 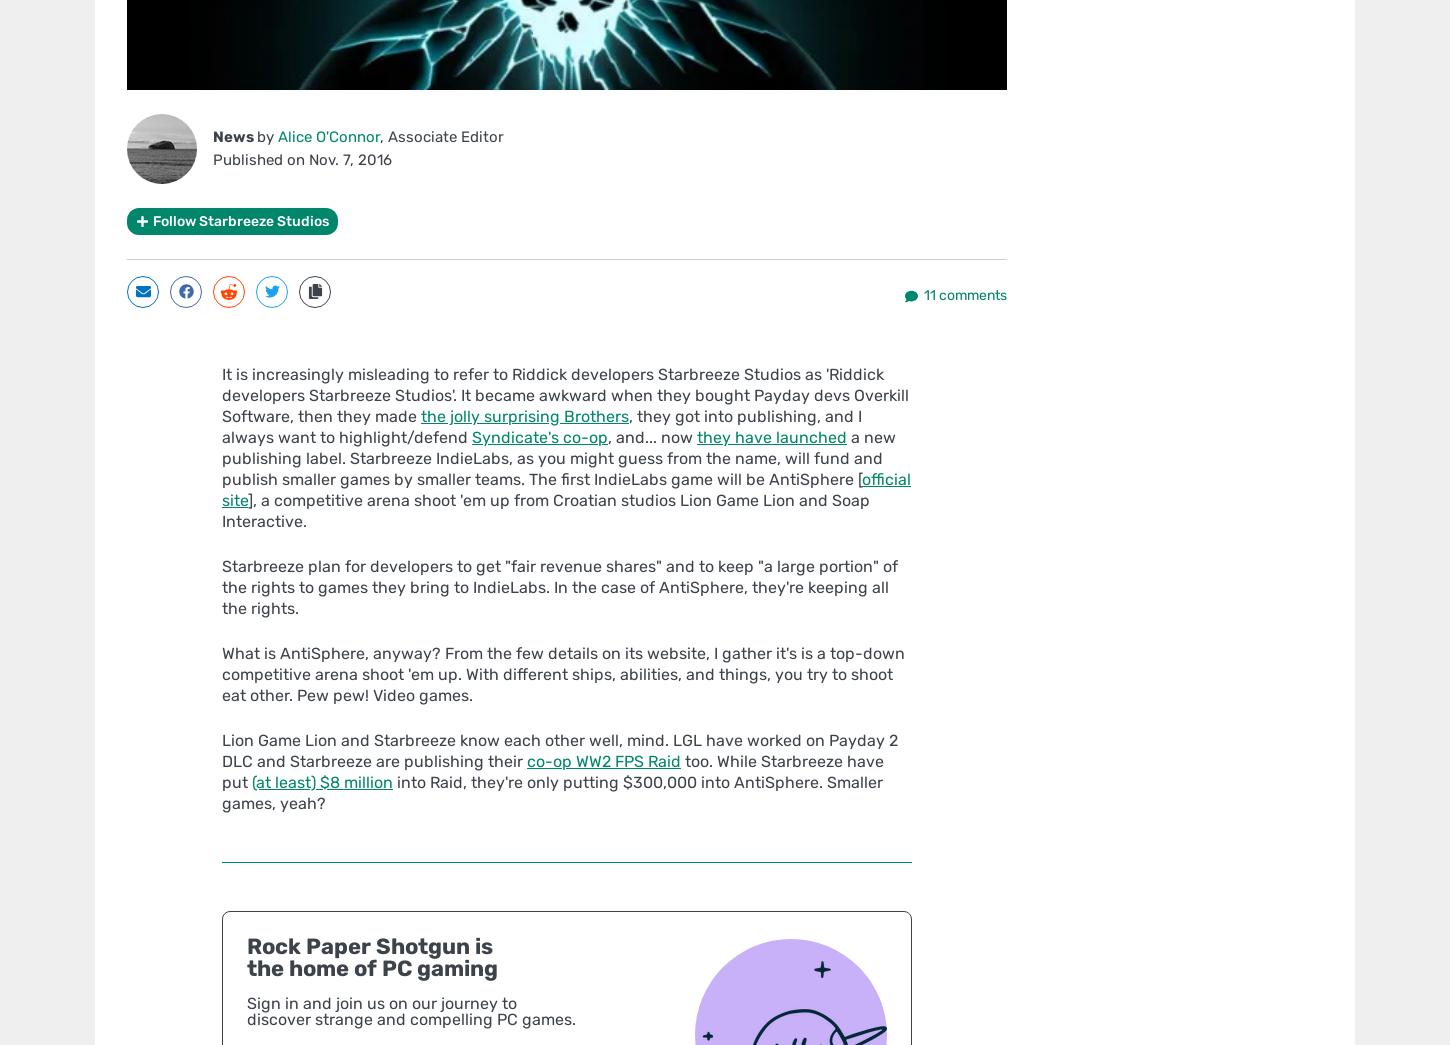 What do you see at coordinates (546, 508) in the screenshot?
I see `'], a competitive arena shoot 'em up from Croatian studios Lion Game Lion and Soap Interactive.'` at bounding box center [546, 508].